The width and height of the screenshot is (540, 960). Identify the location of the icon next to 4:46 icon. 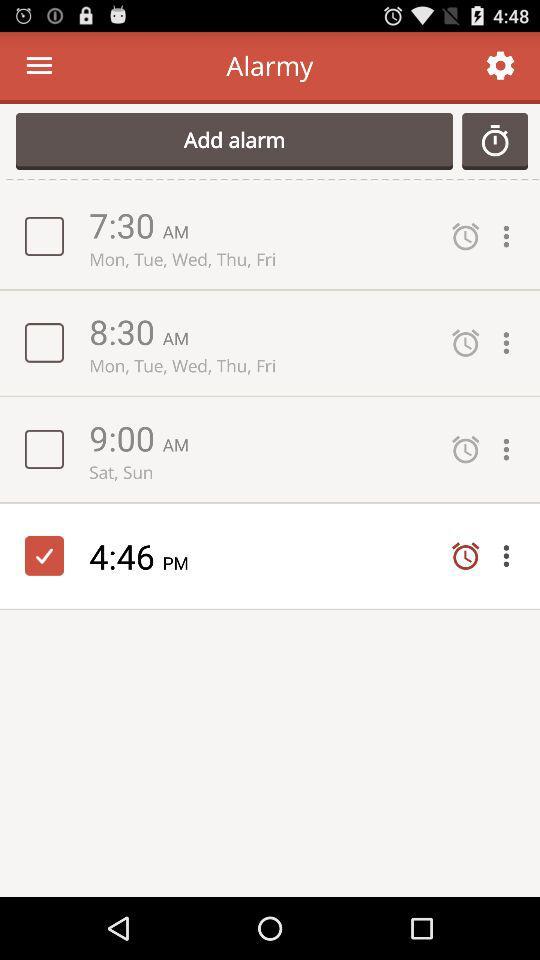
(182, 562).